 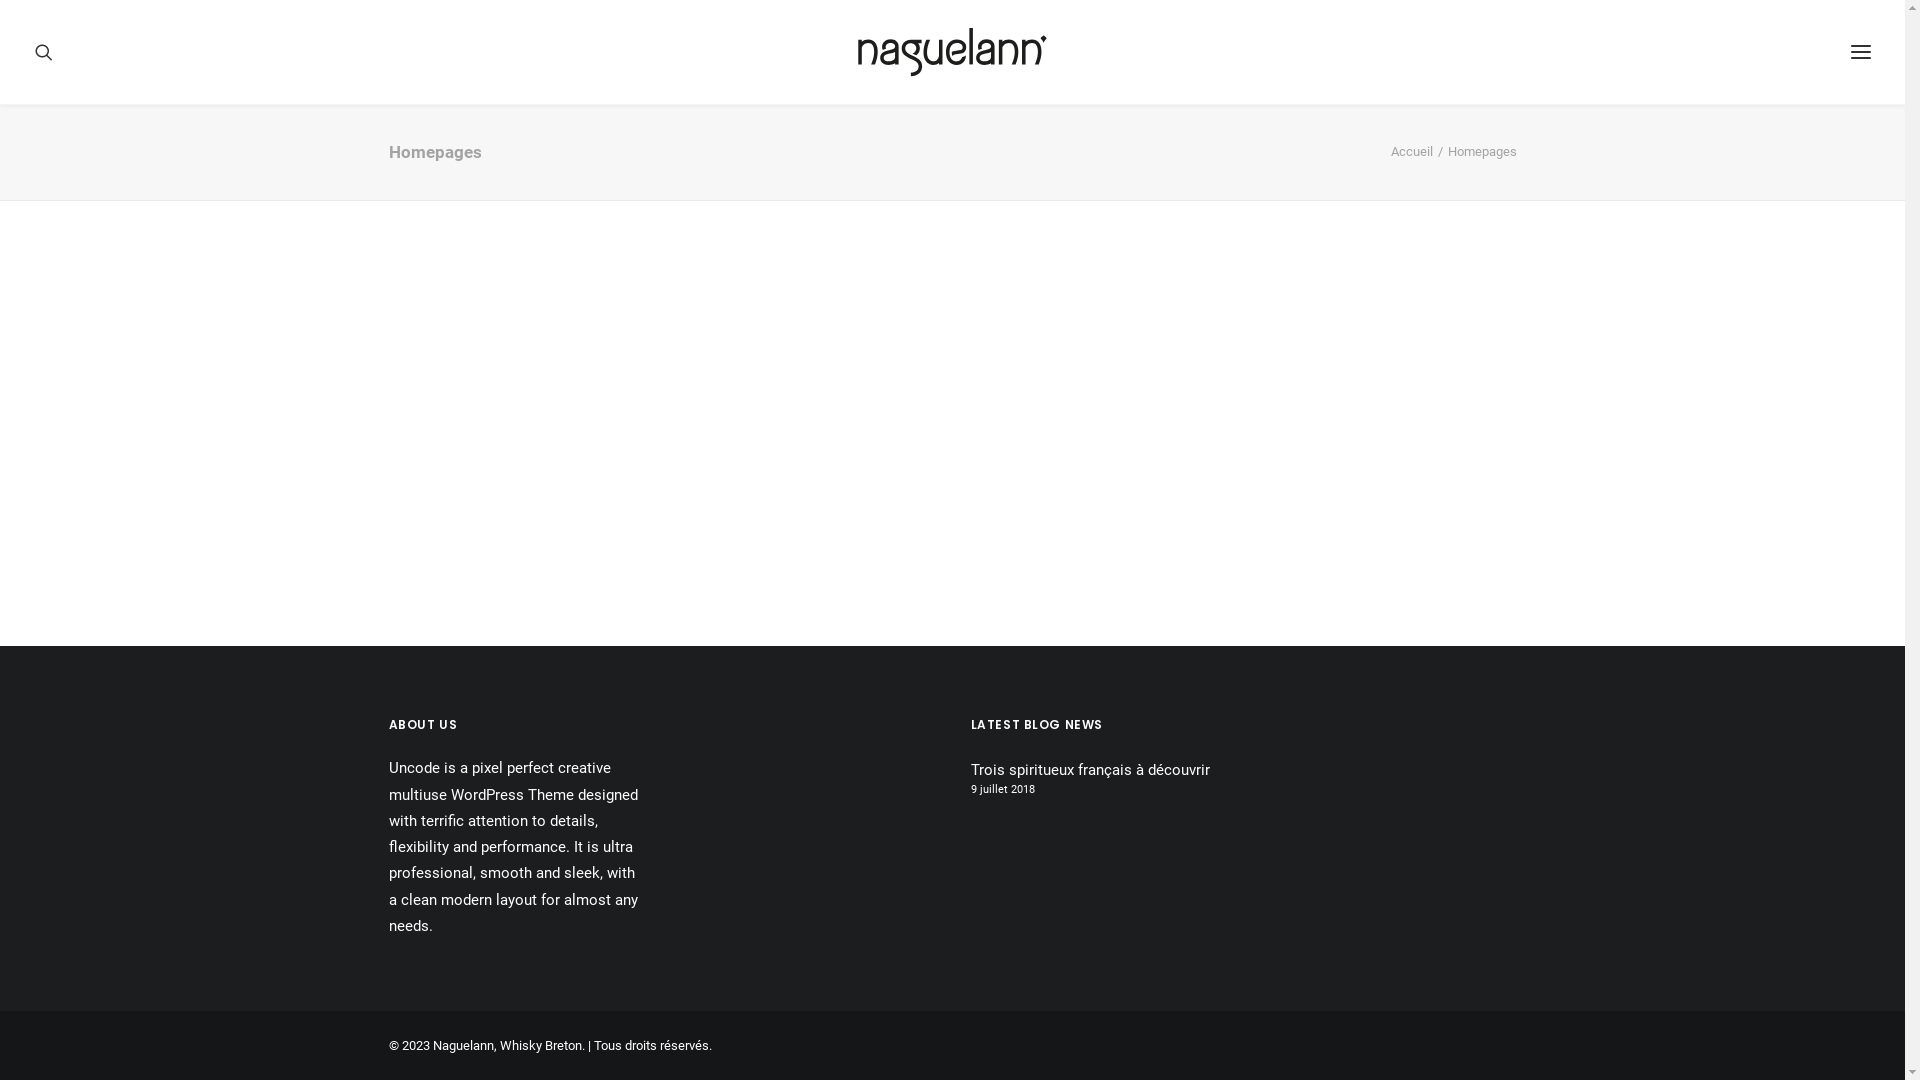 What do you see at coordinates (1410, 150) in the screenshot?
I see `'Accueil'` at bounding box center [1410, 150].